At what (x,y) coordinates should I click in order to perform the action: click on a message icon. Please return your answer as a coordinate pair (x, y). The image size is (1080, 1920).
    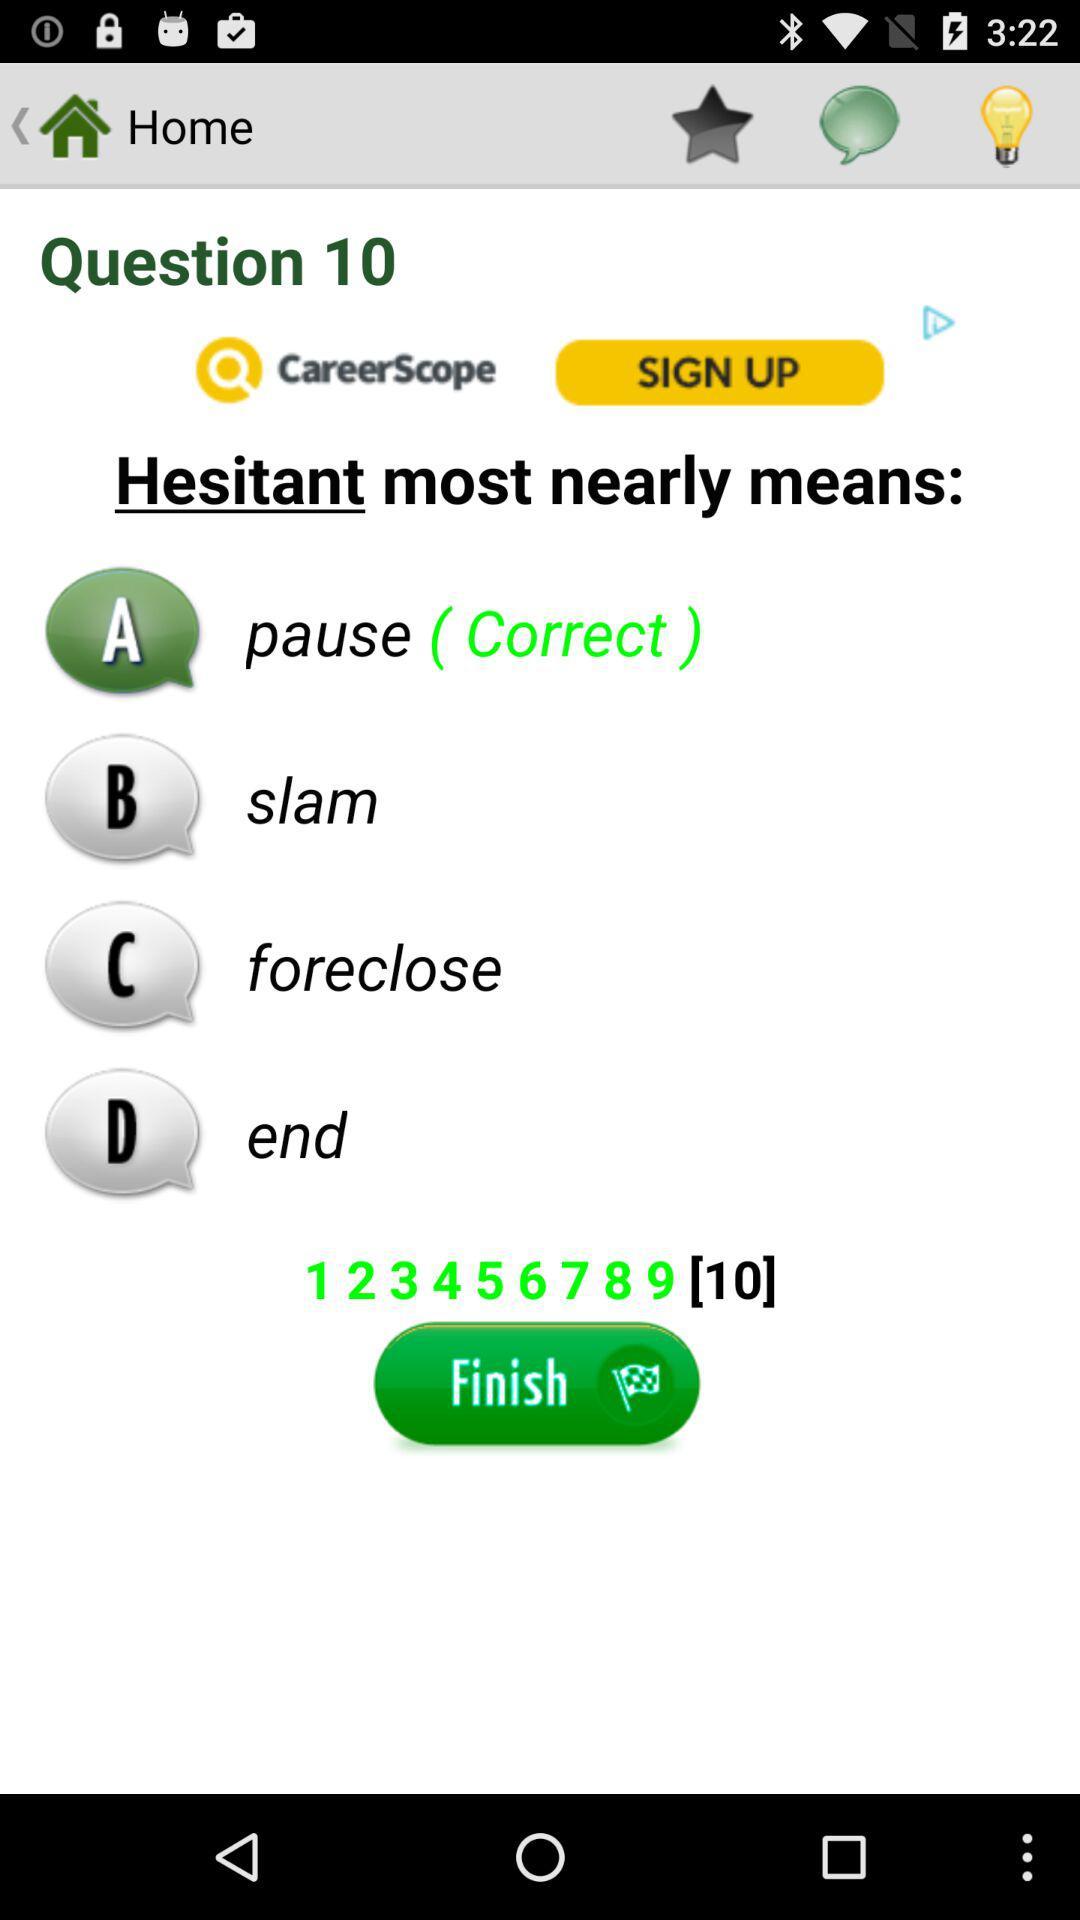
    Looking at the image, I should click on (858, 124).